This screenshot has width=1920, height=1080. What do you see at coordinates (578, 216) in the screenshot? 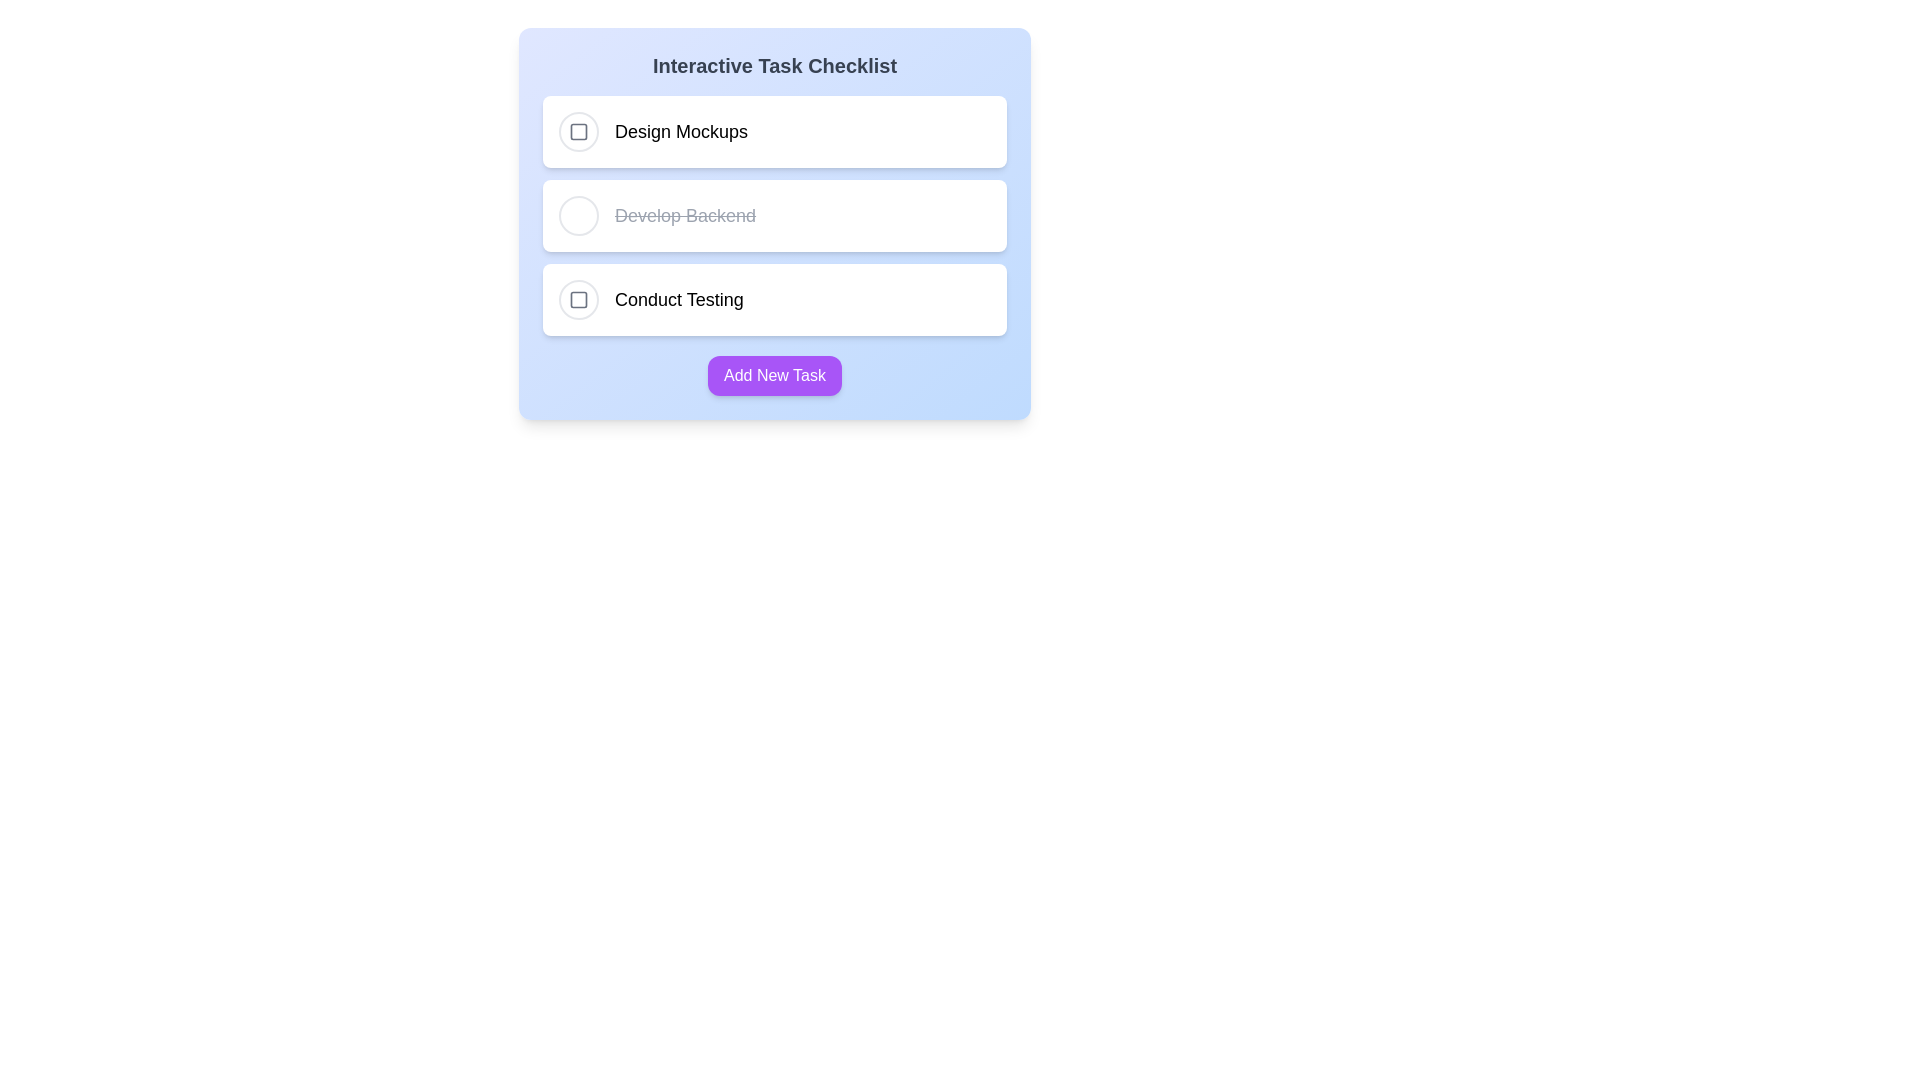
I see `the checkbox of the task labeled Develop Backend to toggle its completion status` at bounding box center [578, 216].